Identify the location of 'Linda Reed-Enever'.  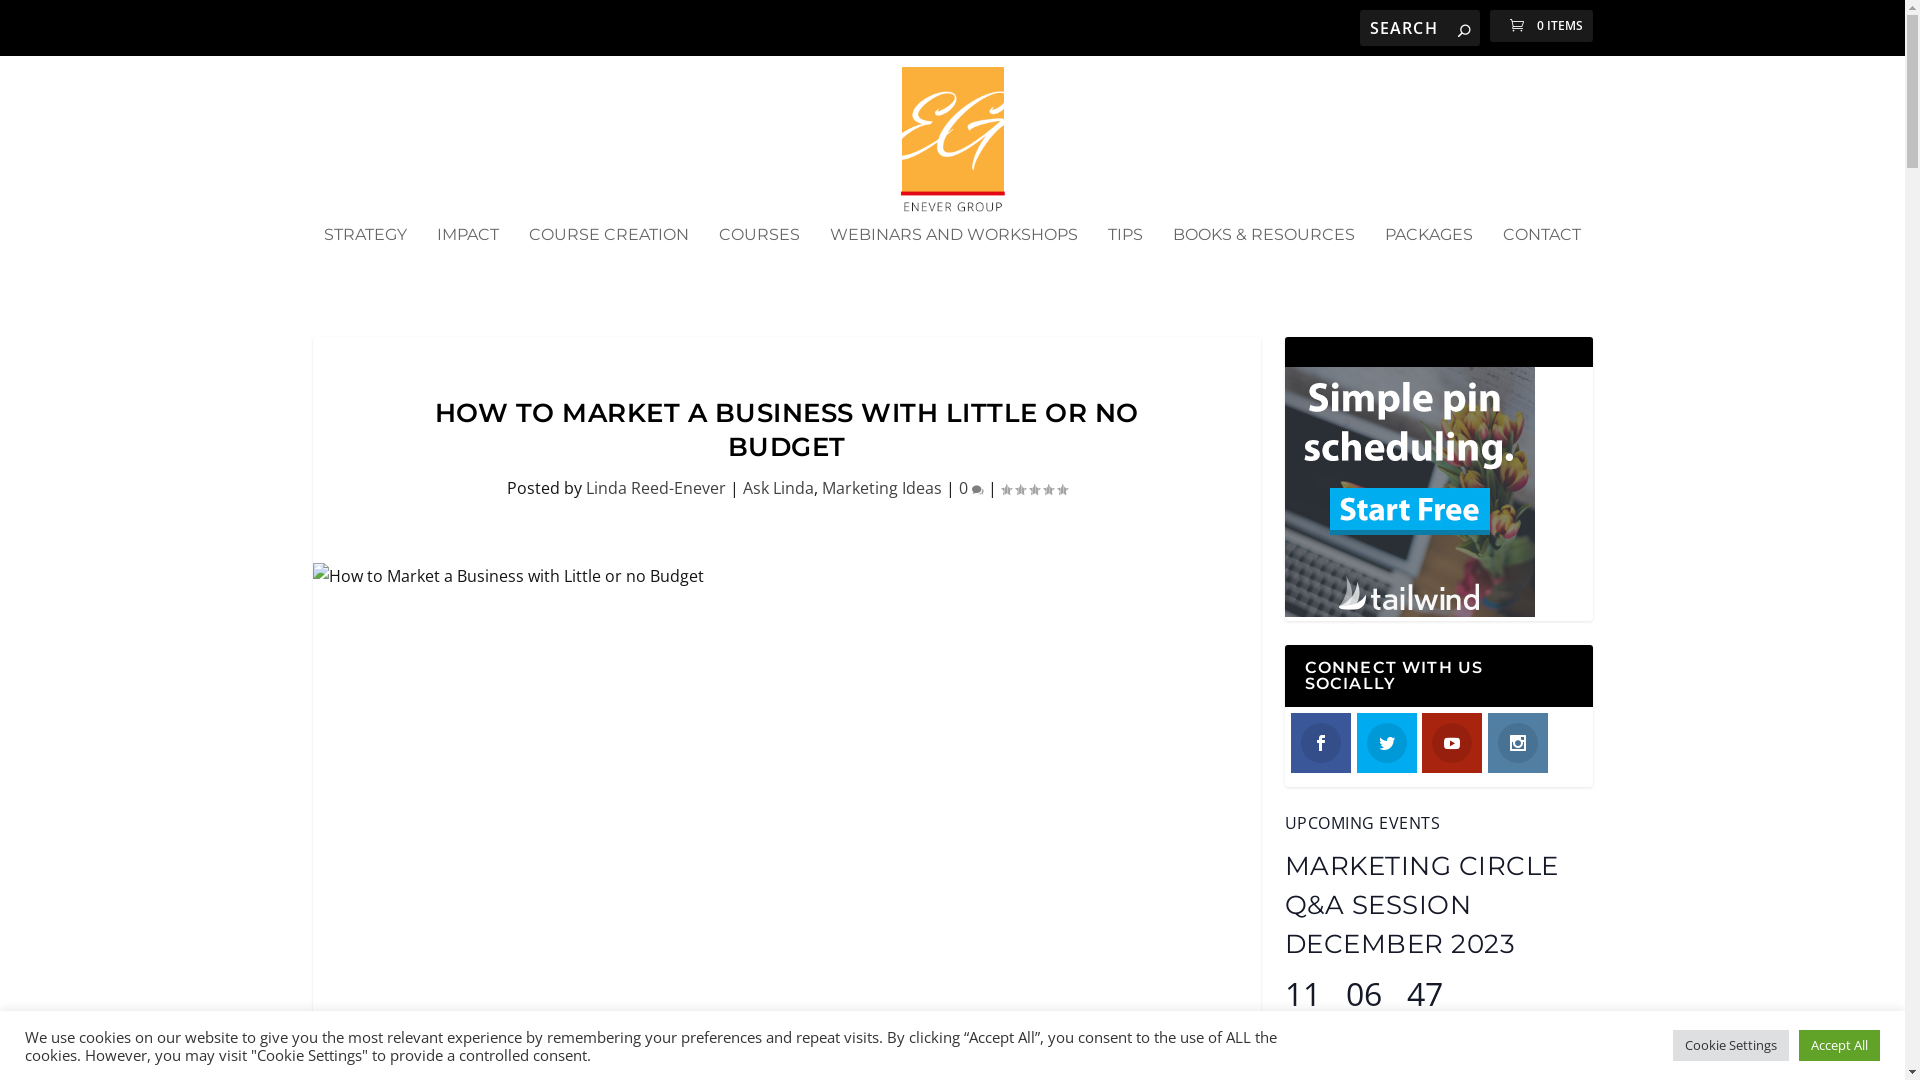
(656, 488).